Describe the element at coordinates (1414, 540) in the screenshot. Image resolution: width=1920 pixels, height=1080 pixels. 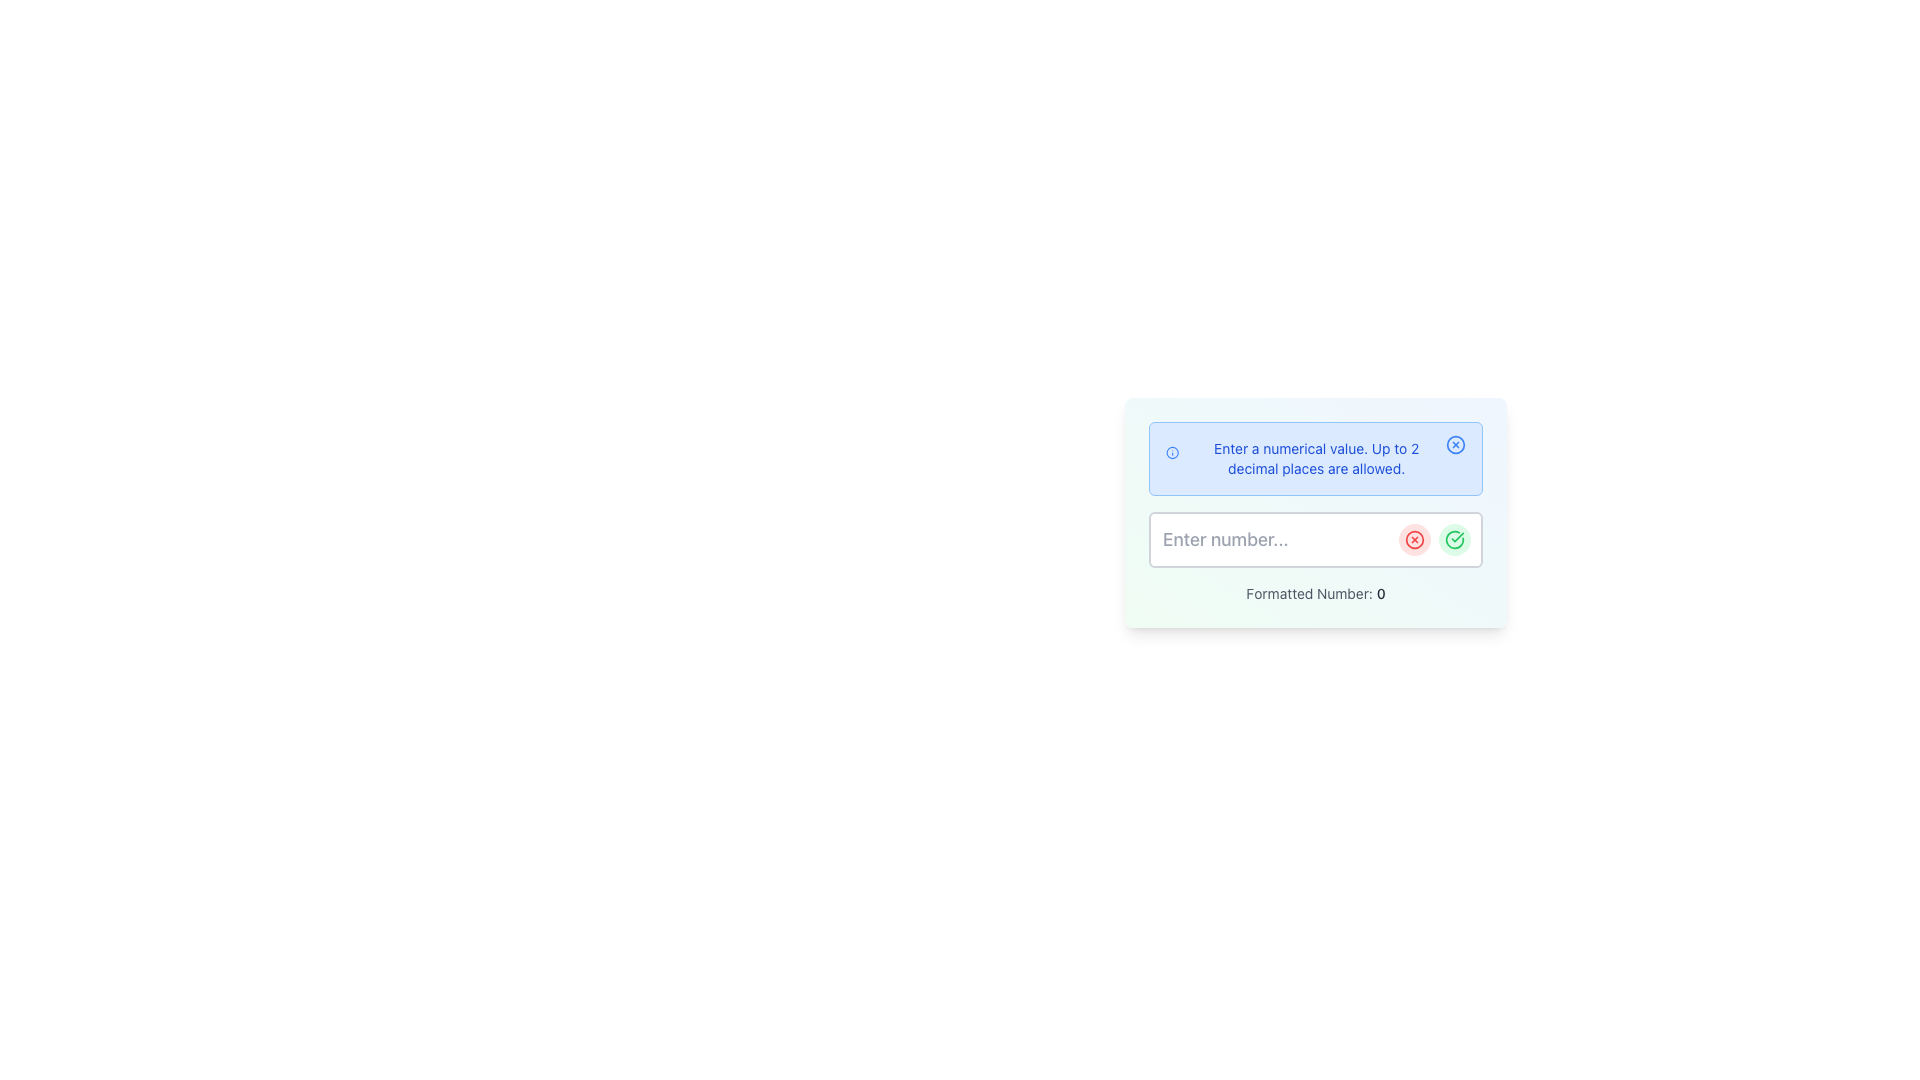
I see `the clear or delete button located to the right of the text input field, adjacent to a green checkmark icon` at that location.